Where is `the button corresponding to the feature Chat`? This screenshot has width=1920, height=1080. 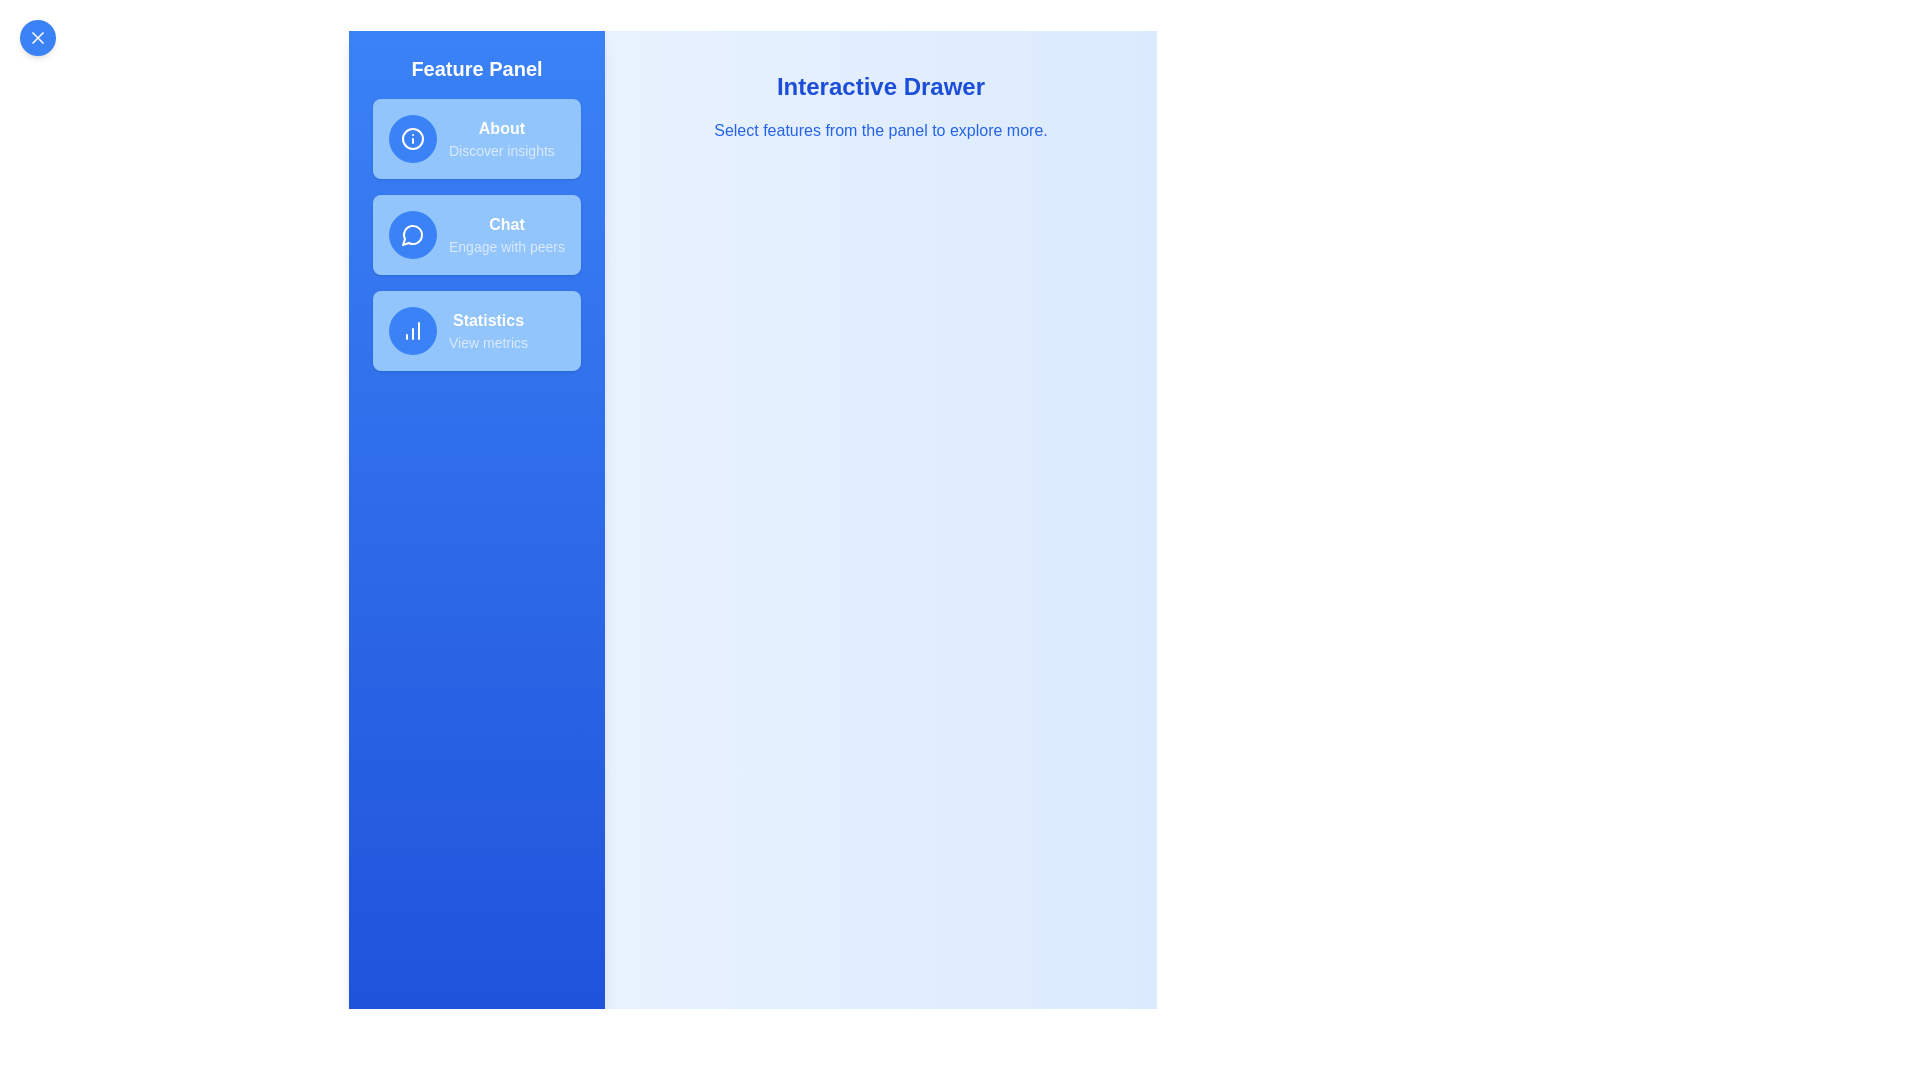 the button corresponding to the feature Chat is located at coordinates (475, 234).